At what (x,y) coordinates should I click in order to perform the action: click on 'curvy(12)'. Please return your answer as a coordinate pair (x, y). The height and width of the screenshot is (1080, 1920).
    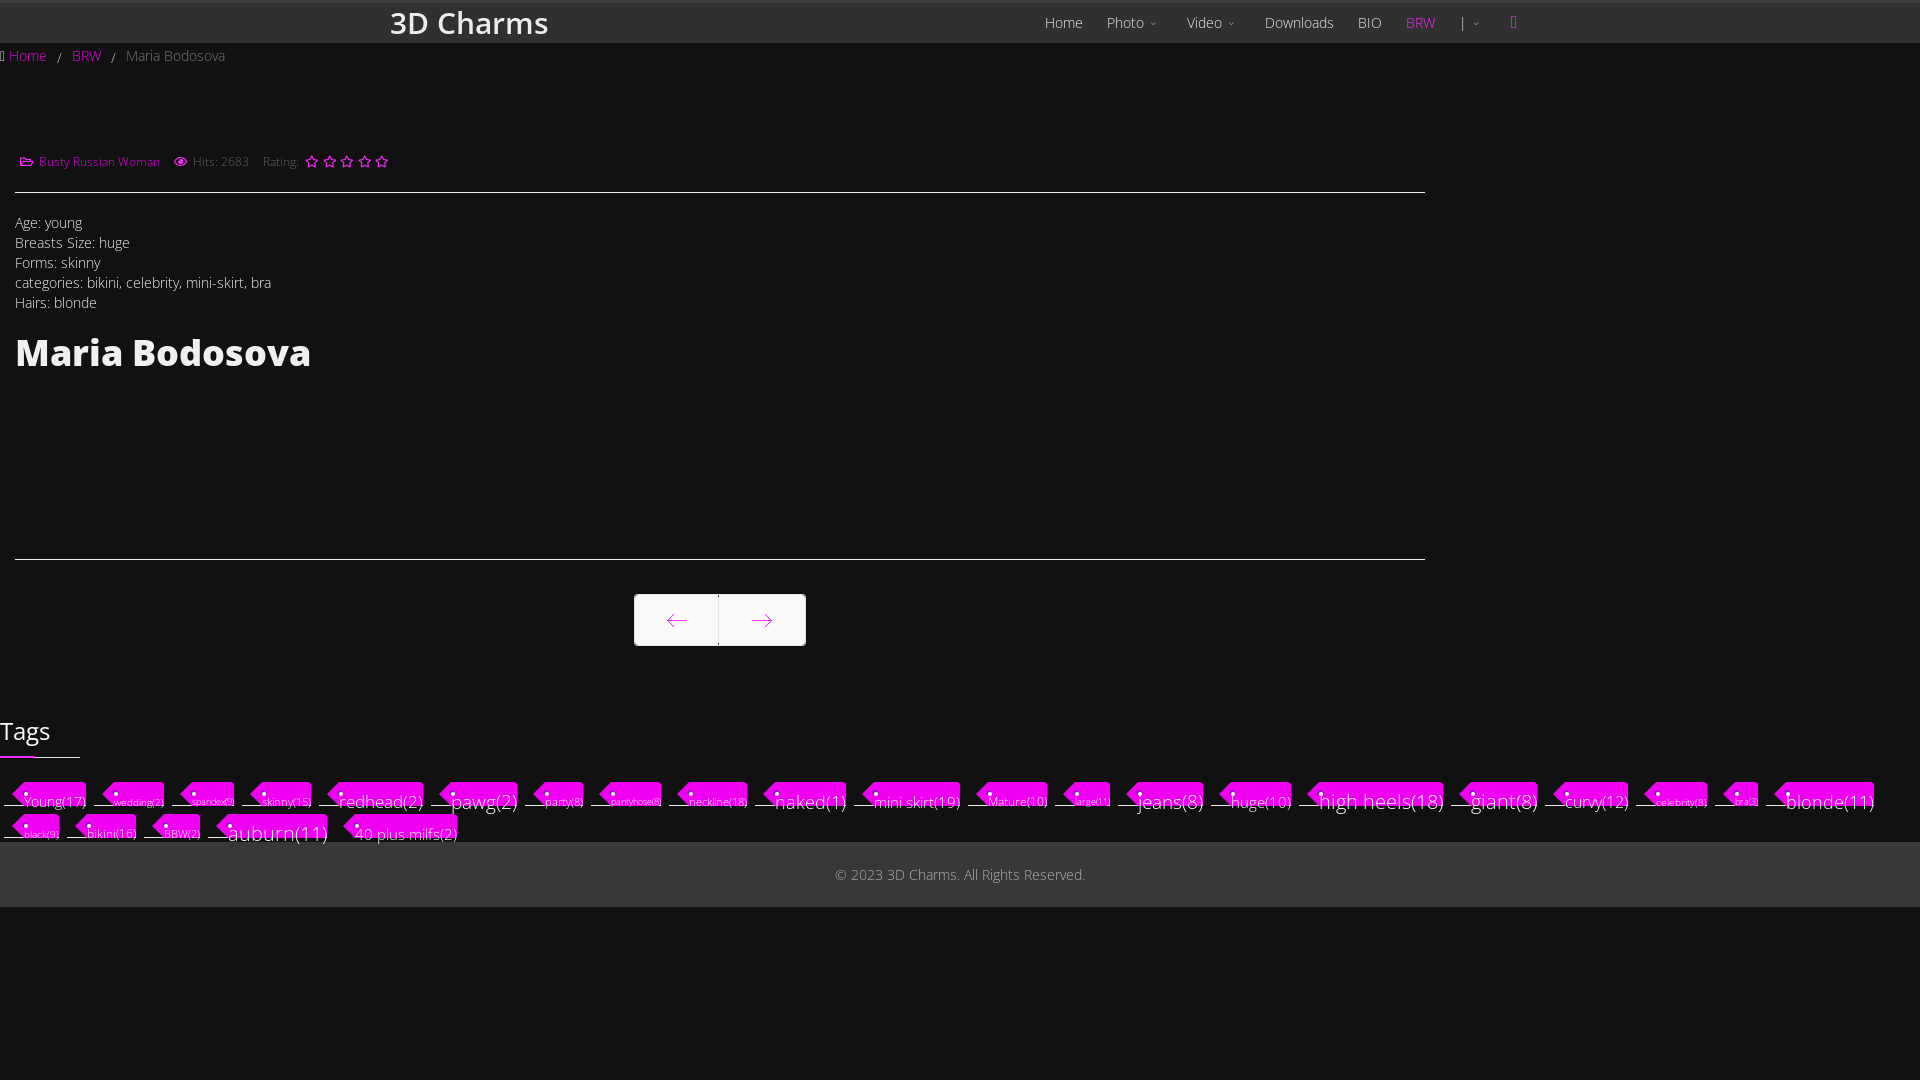
    Looking at the image, I should click on (1595, 793).